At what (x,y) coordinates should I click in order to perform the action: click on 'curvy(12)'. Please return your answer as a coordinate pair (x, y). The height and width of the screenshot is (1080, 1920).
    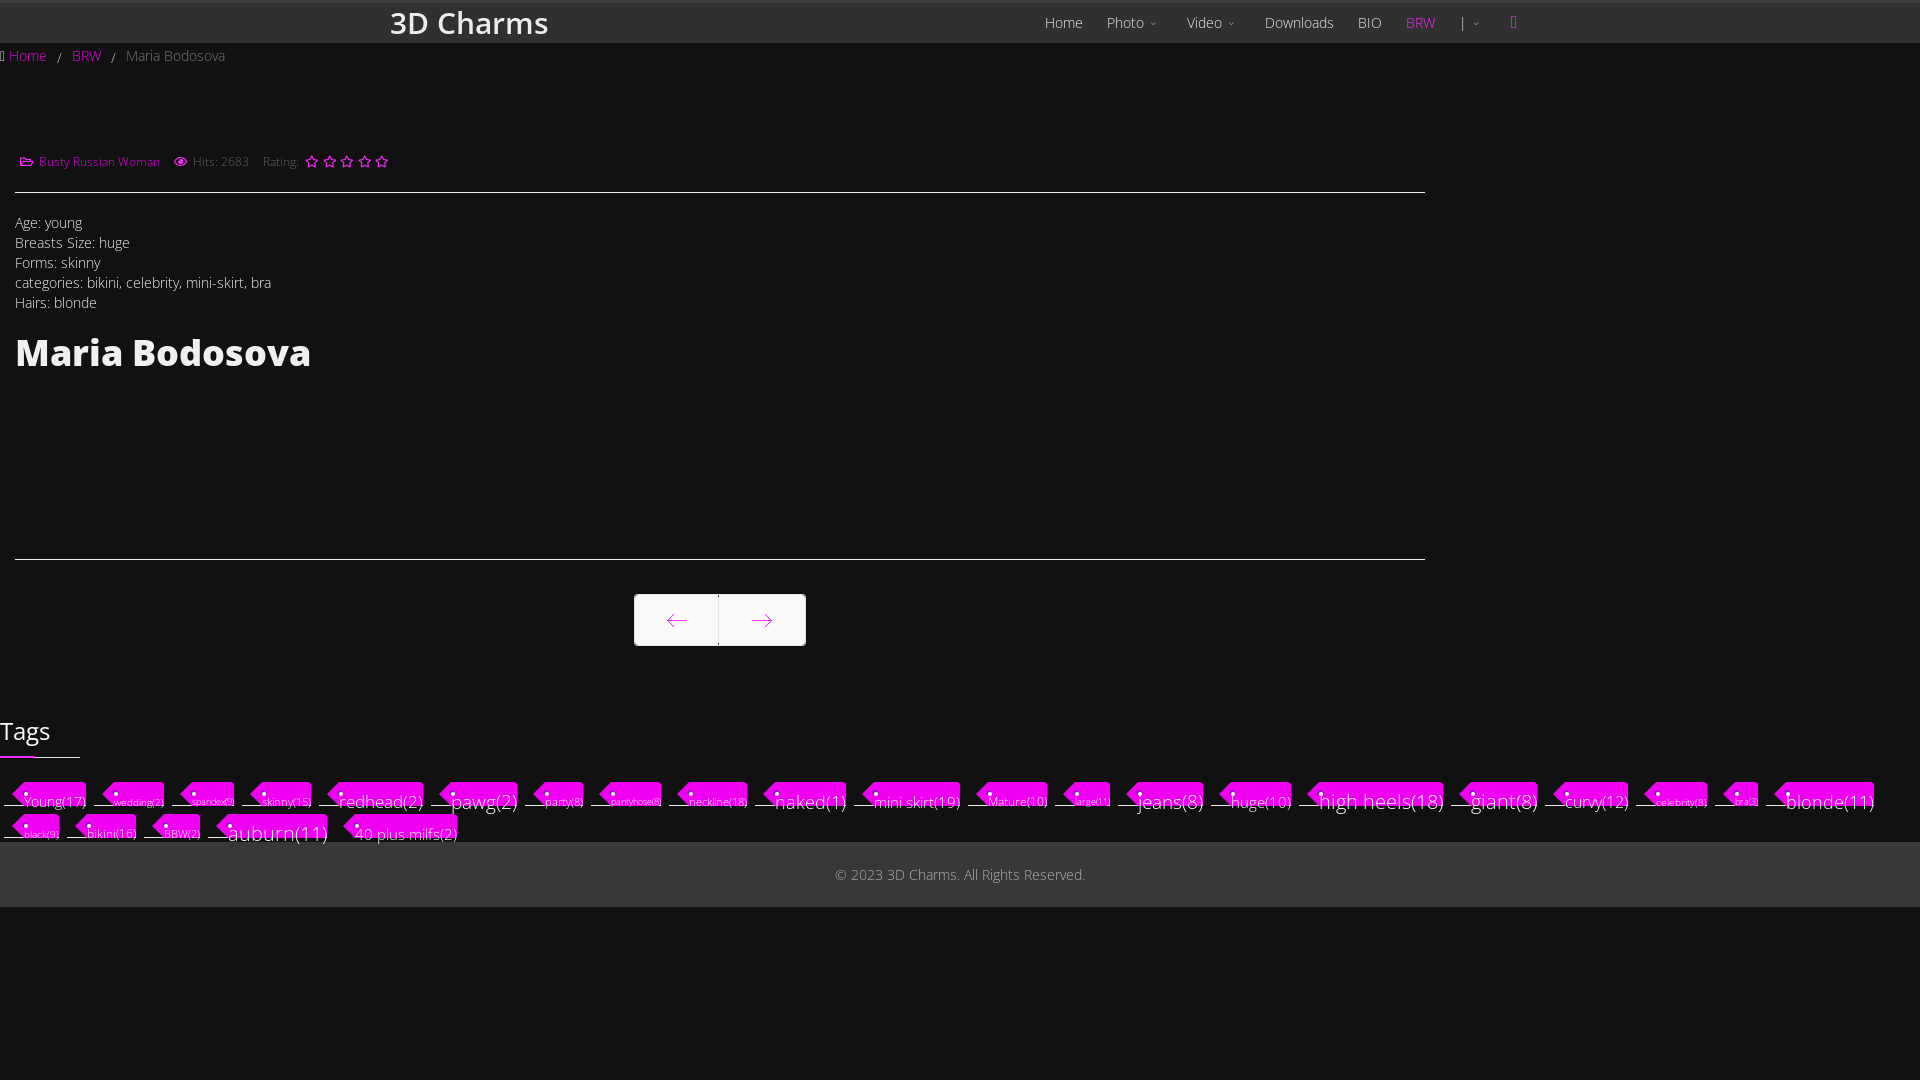
    Looking at the image, I should click on (1595, 793).